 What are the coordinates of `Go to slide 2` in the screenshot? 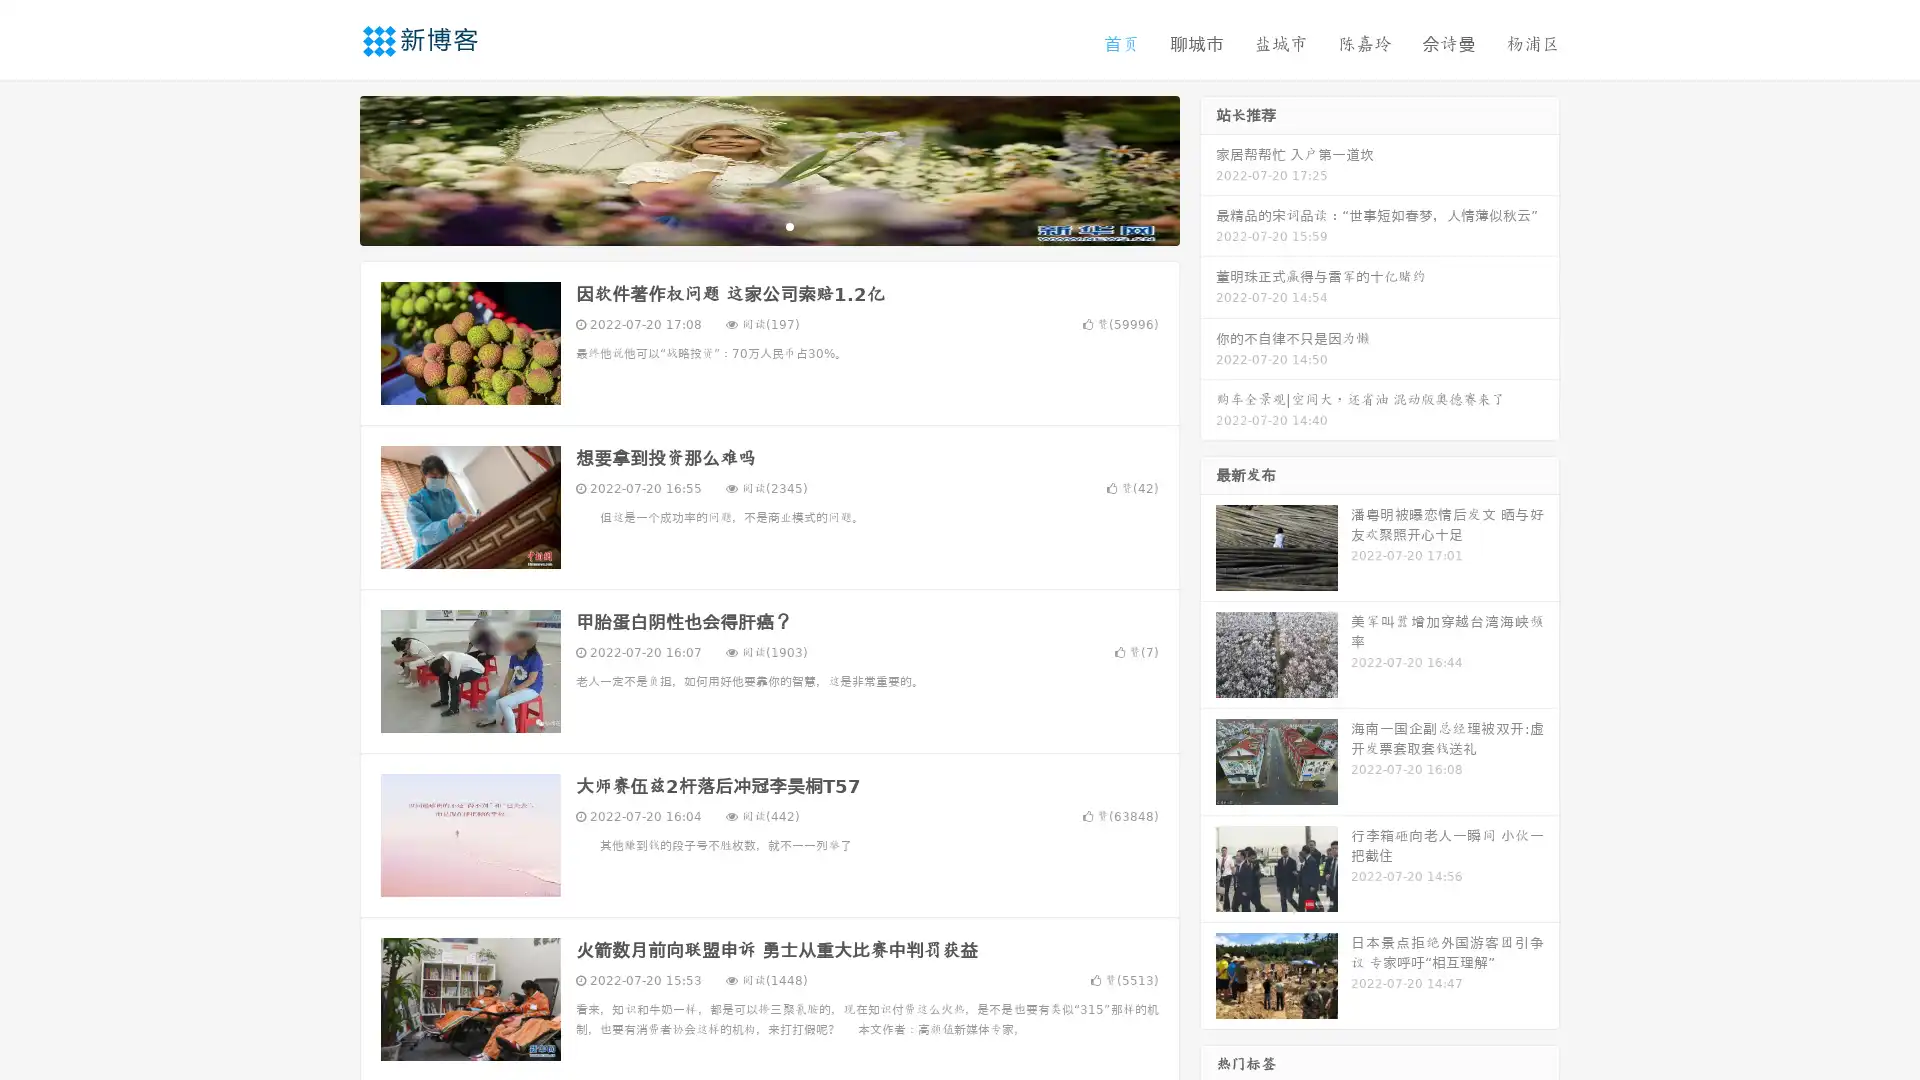 It's located at (768, 225).